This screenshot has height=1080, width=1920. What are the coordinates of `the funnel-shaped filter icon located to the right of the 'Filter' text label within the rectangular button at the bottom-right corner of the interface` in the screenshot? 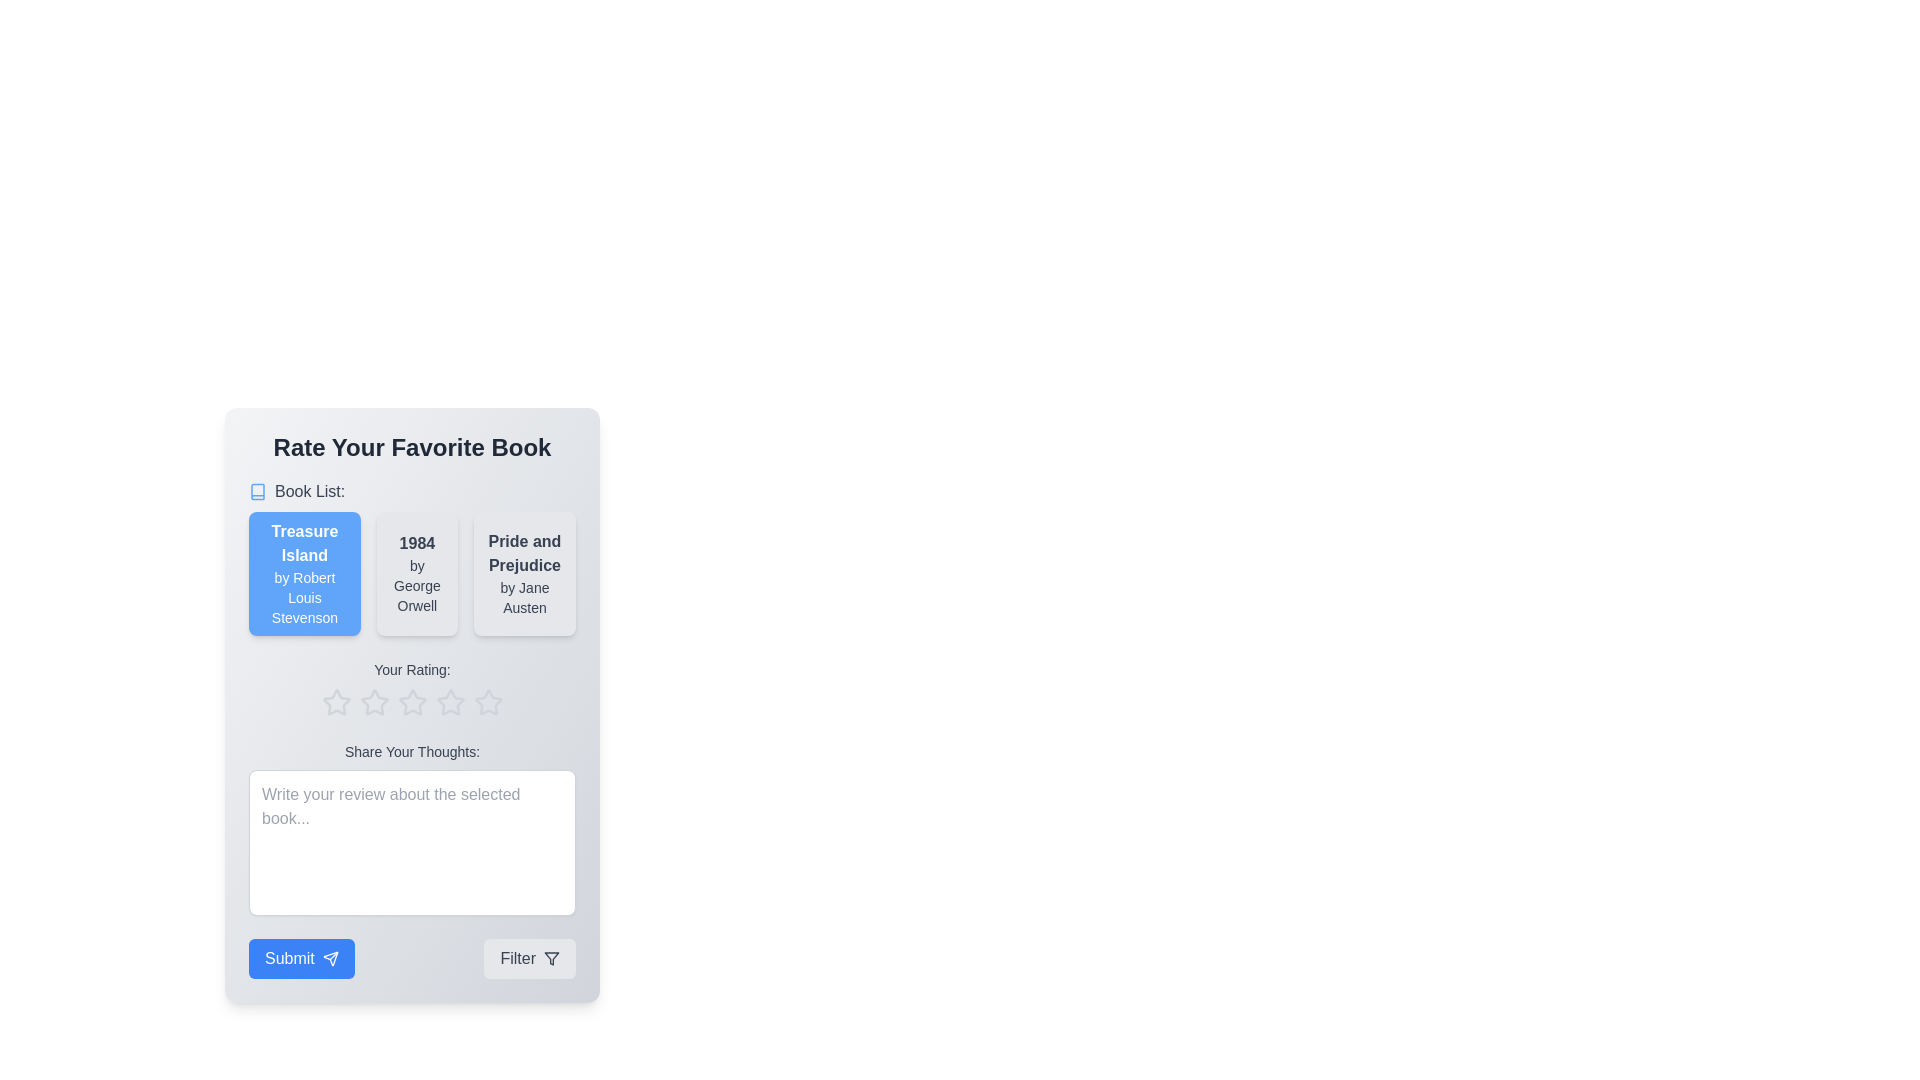 It's located at (552, 958).